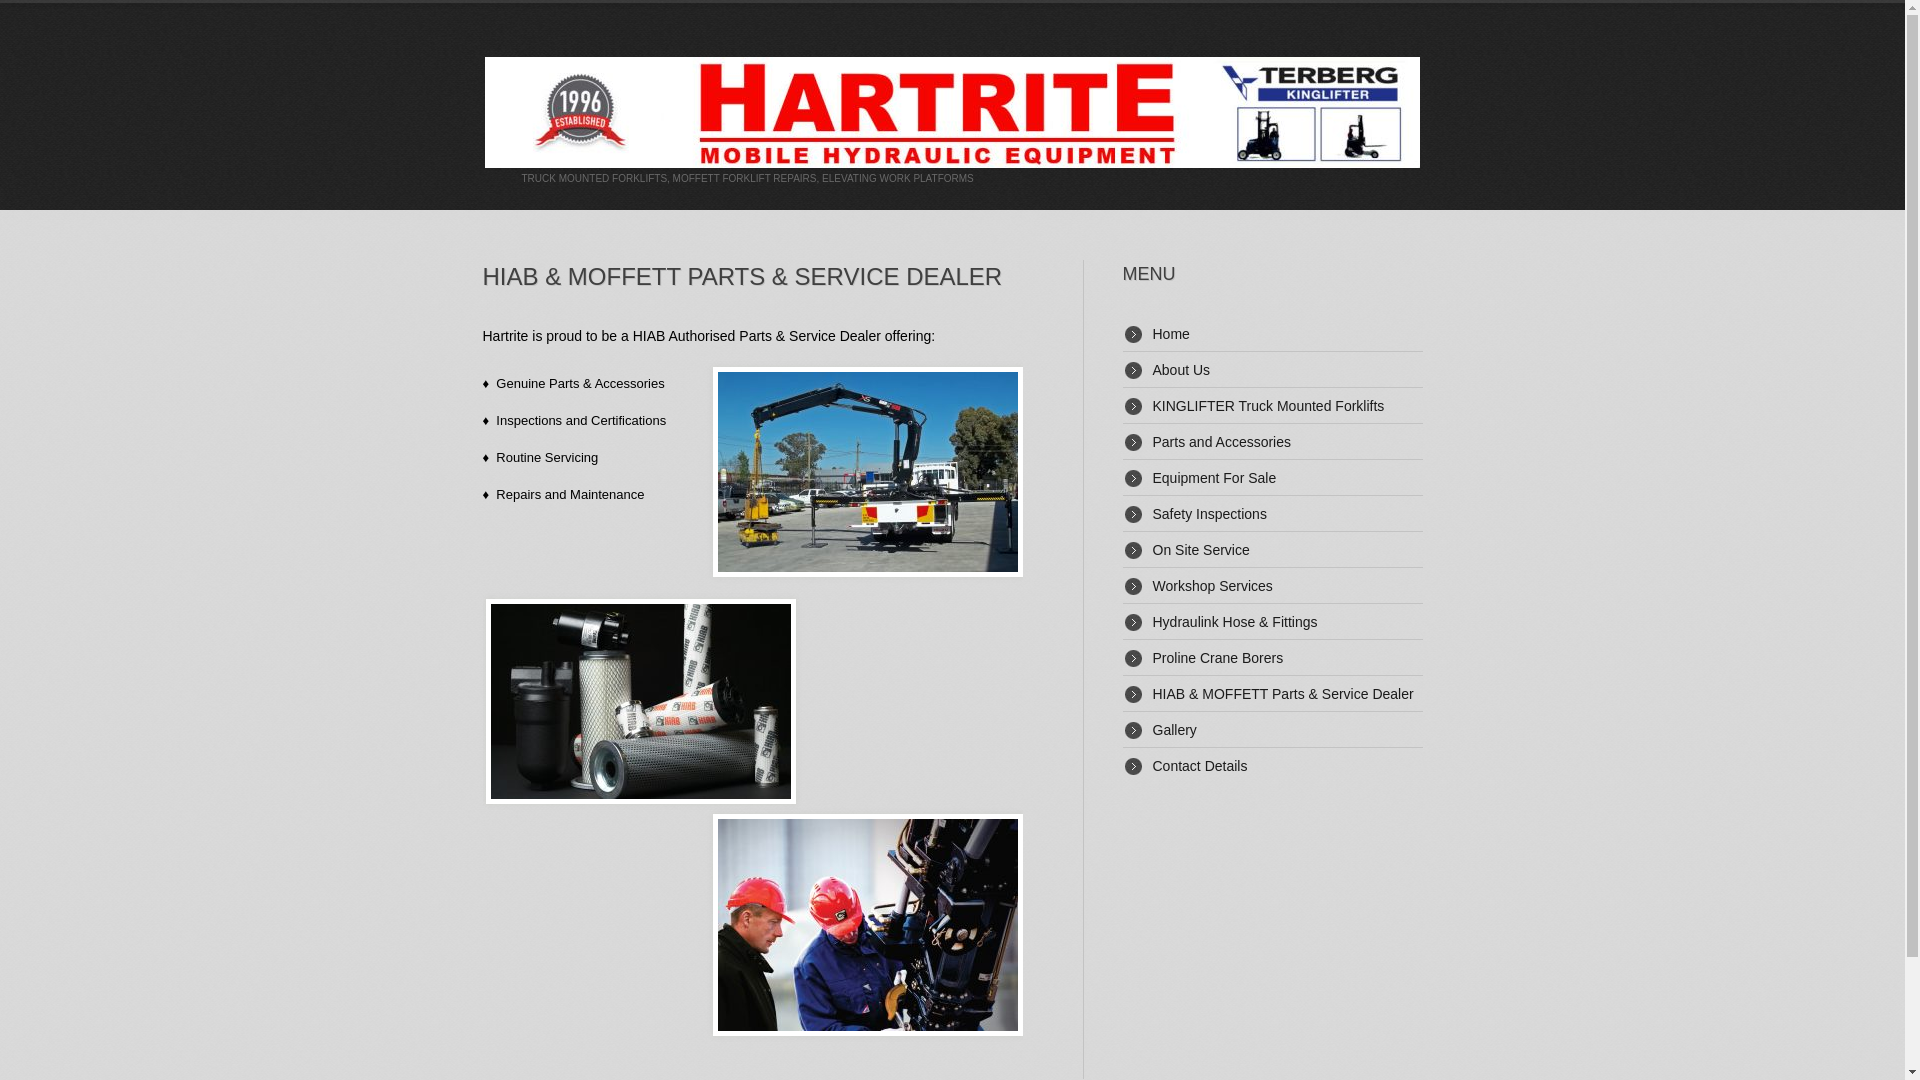  I want to click on 'Gallery', so click(1174, 729).